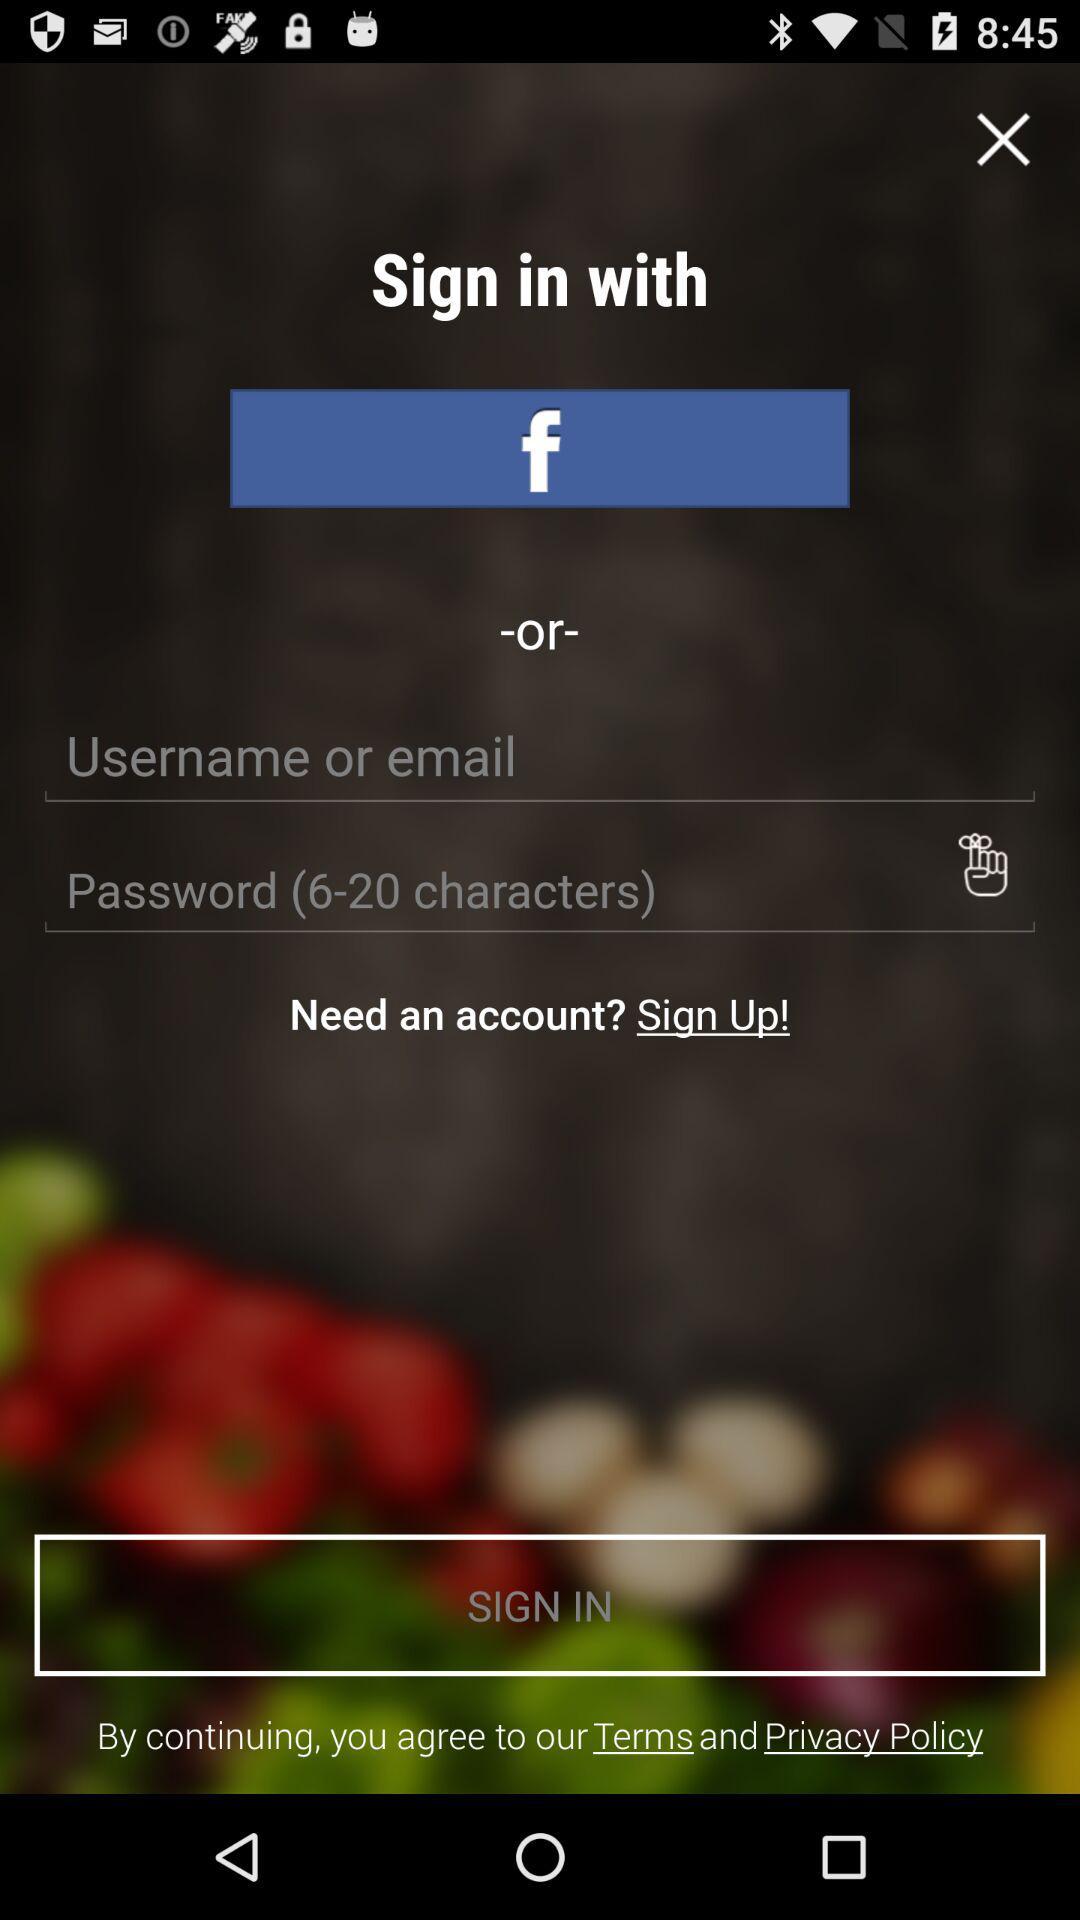 This screenshot has width=1080, height=1920. I want to click on the icon next to the need an account? item, so click(712, 1013).